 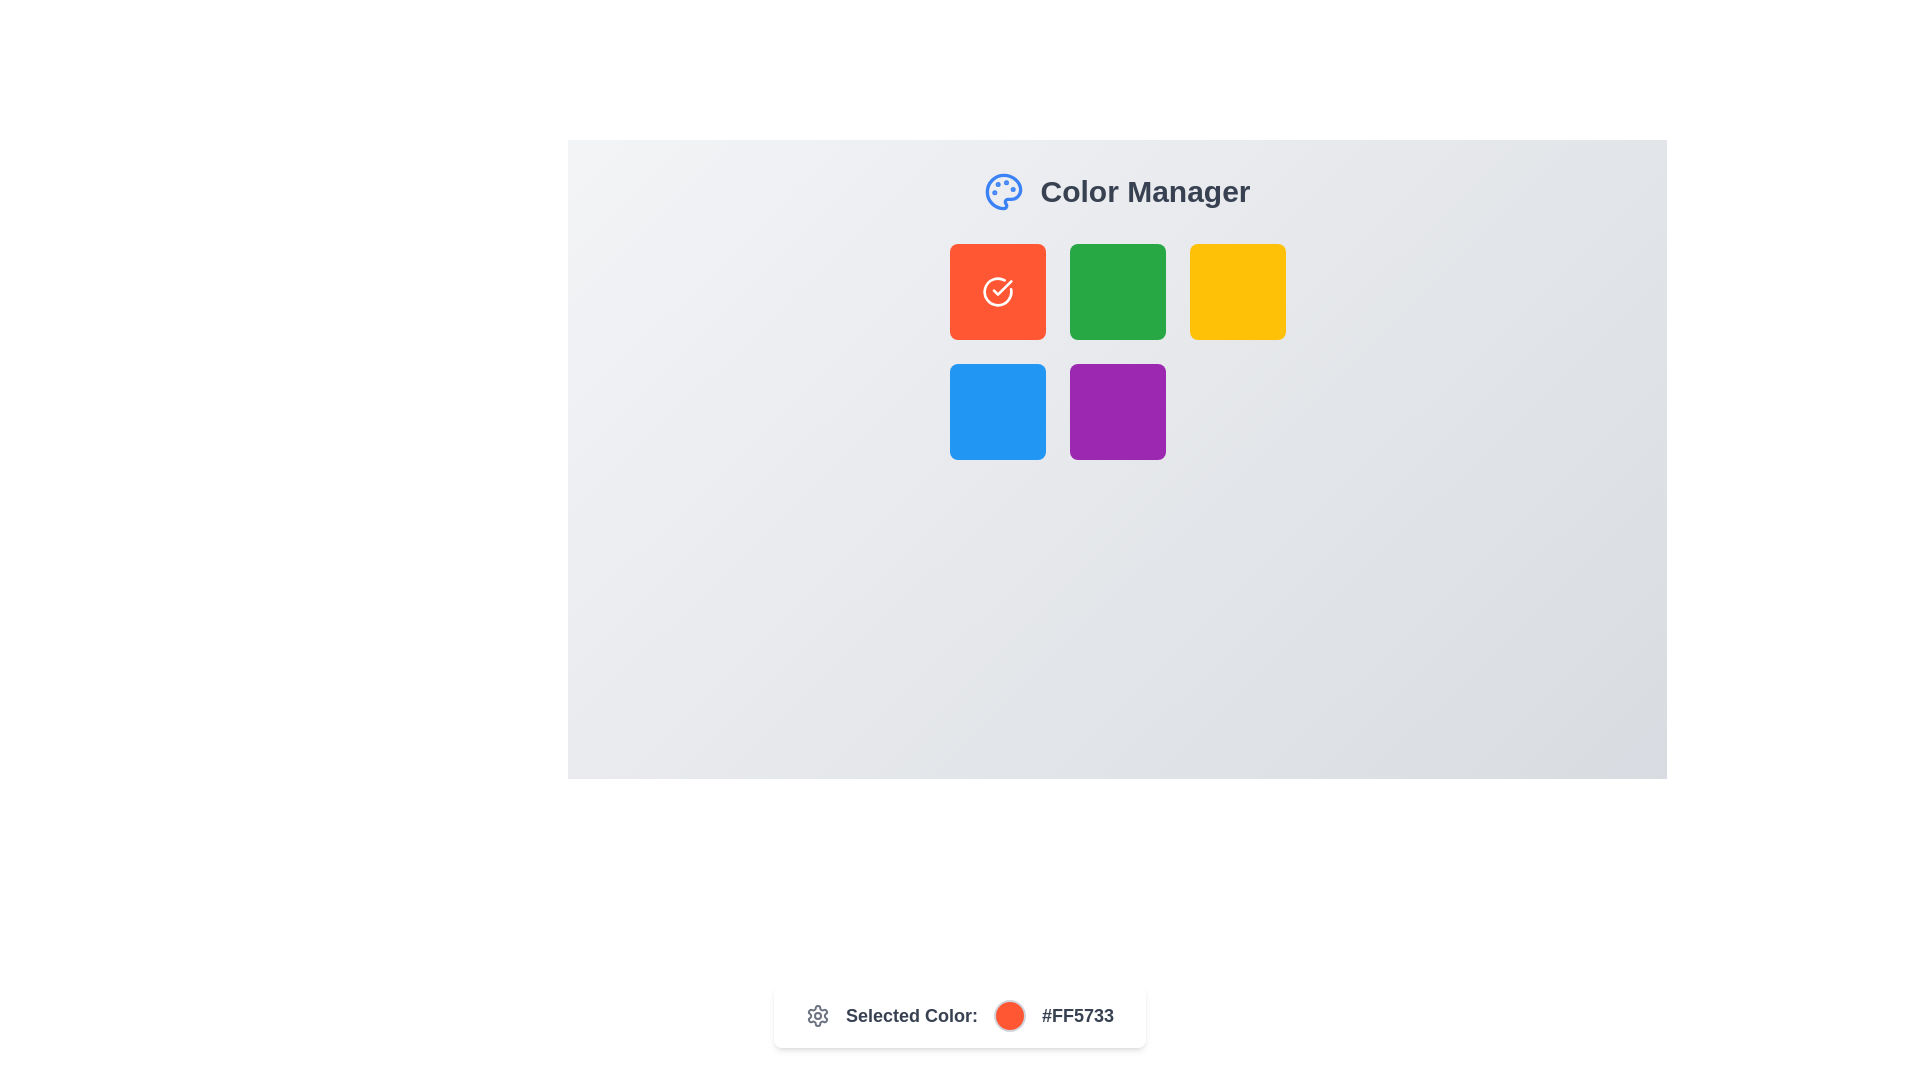 What do you see at coordinates (1004, 192) in the screenshot?
I see `the 'Color Manager' icon, which is located to the left of the 'Color Manager' text at the top of the interface, to interact with the color management feature` at bounding box center [1004, 192].